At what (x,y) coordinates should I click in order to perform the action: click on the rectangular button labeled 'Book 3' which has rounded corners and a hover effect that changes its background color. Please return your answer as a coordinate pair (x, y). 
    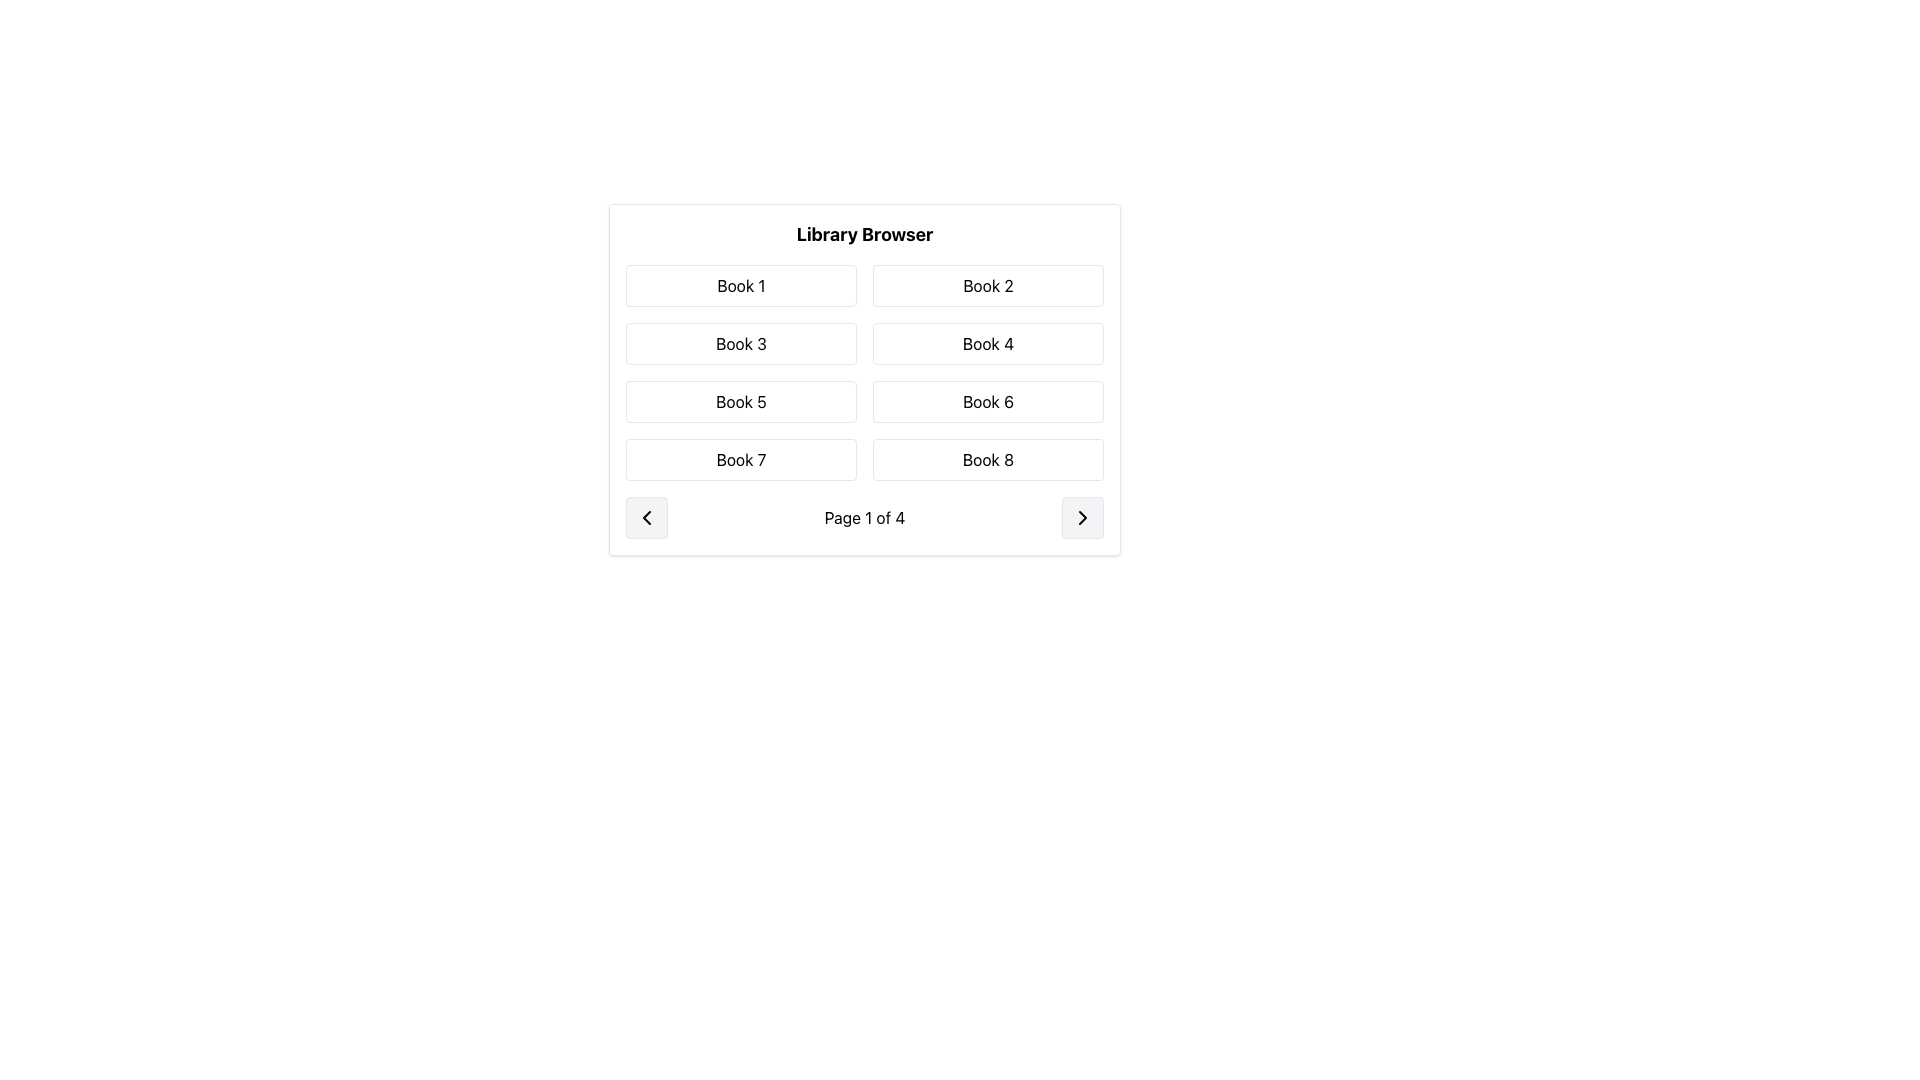
    Looking at the image, I should click on (740, 342).